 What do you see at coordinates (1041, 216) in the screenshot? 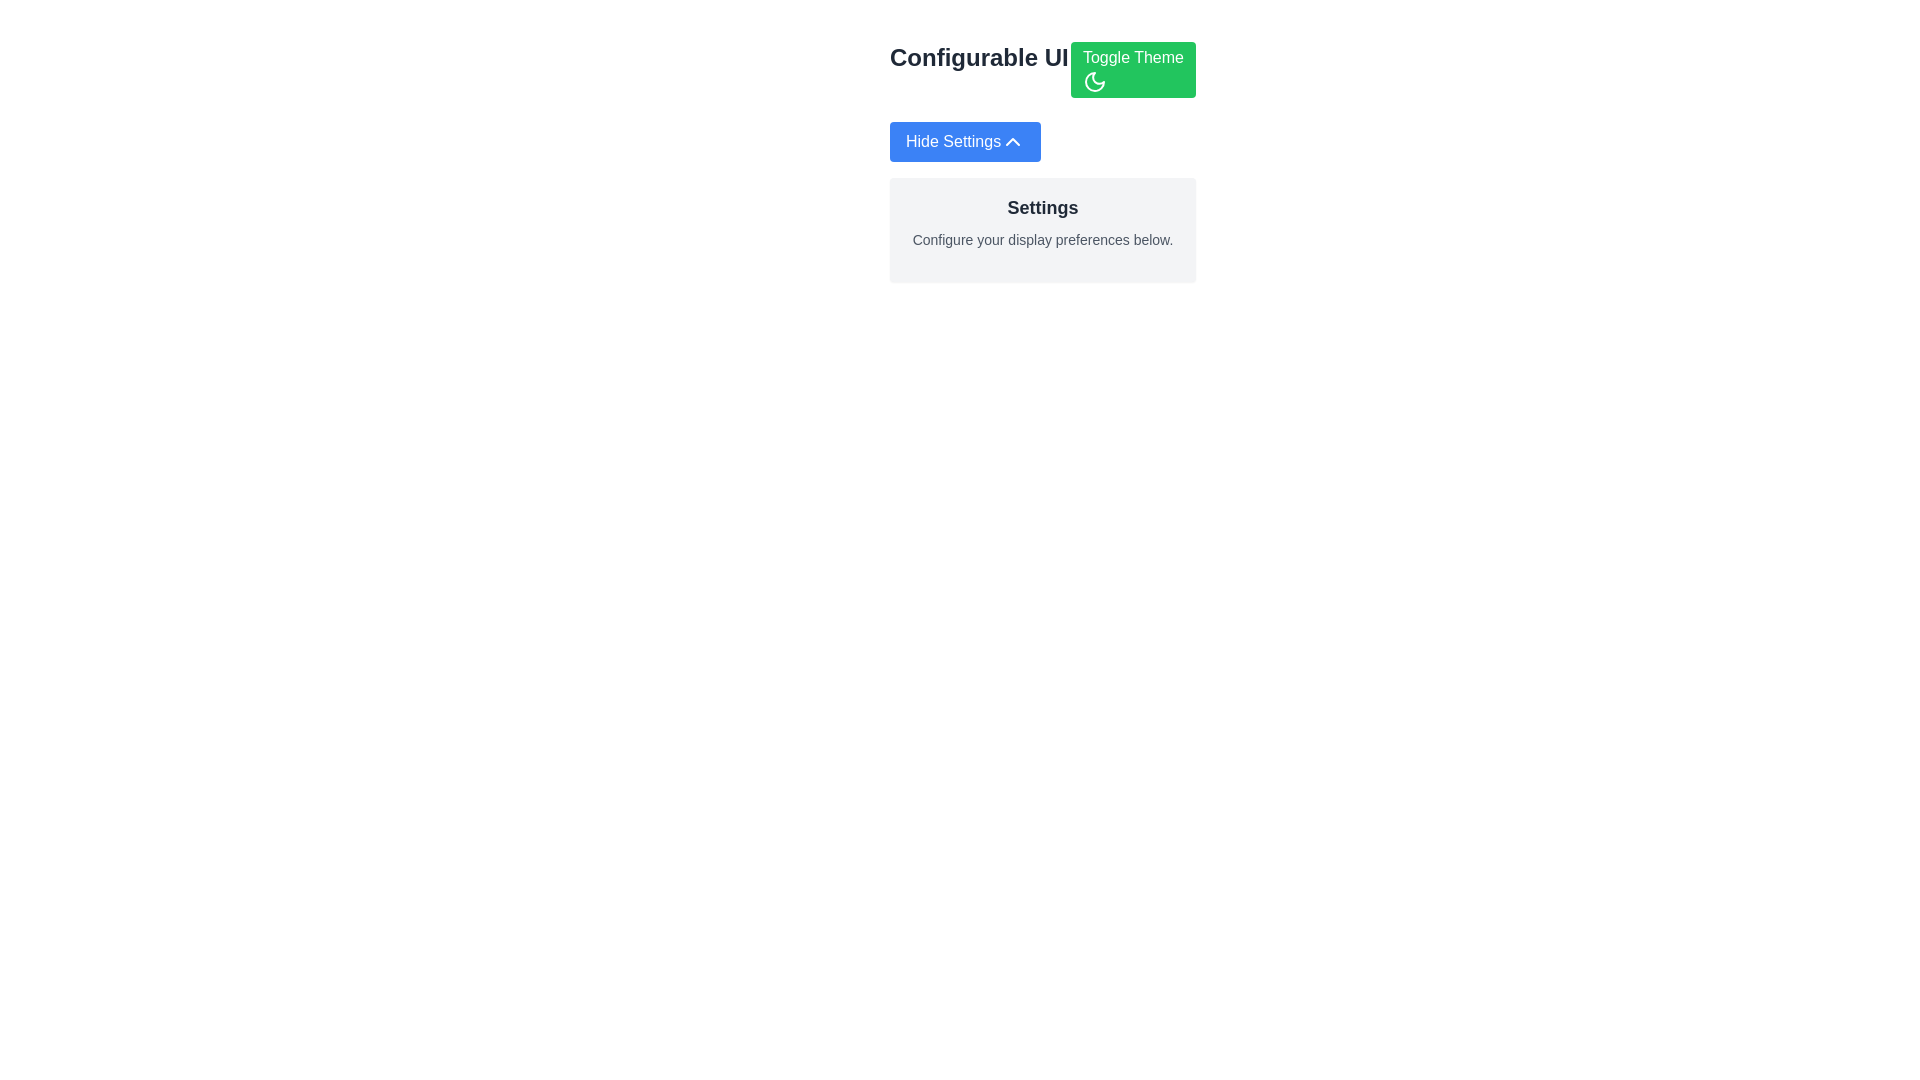
I see `the light-gray informational panel containing the bold 'Settings' text and the smaller 'Configure your display preferences below' text, which is located below the blue 'Hide Settings' button` at bounding box center [1041, 216].